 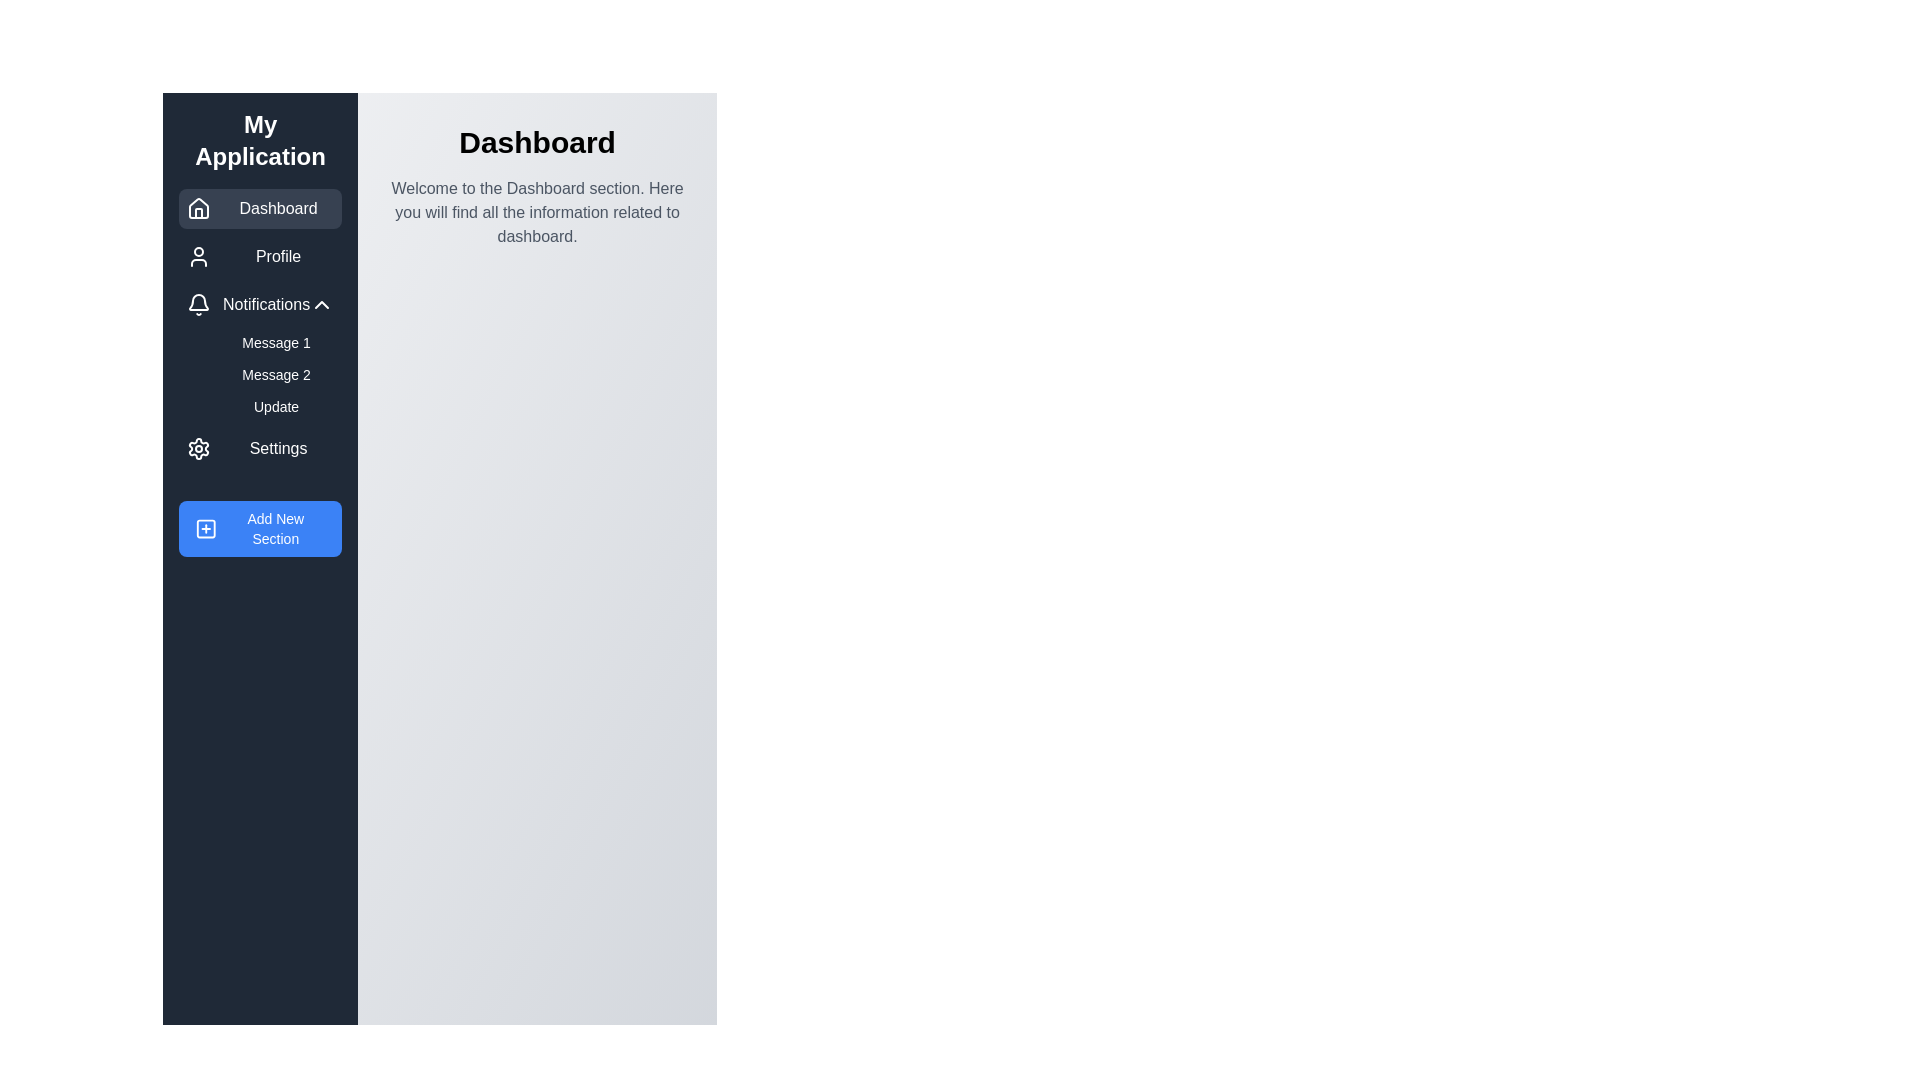 I want to click on the 'Dashboard' icon located in the sidebar navigation menu to visually highlight it for the user, so click(x=198, y=208).